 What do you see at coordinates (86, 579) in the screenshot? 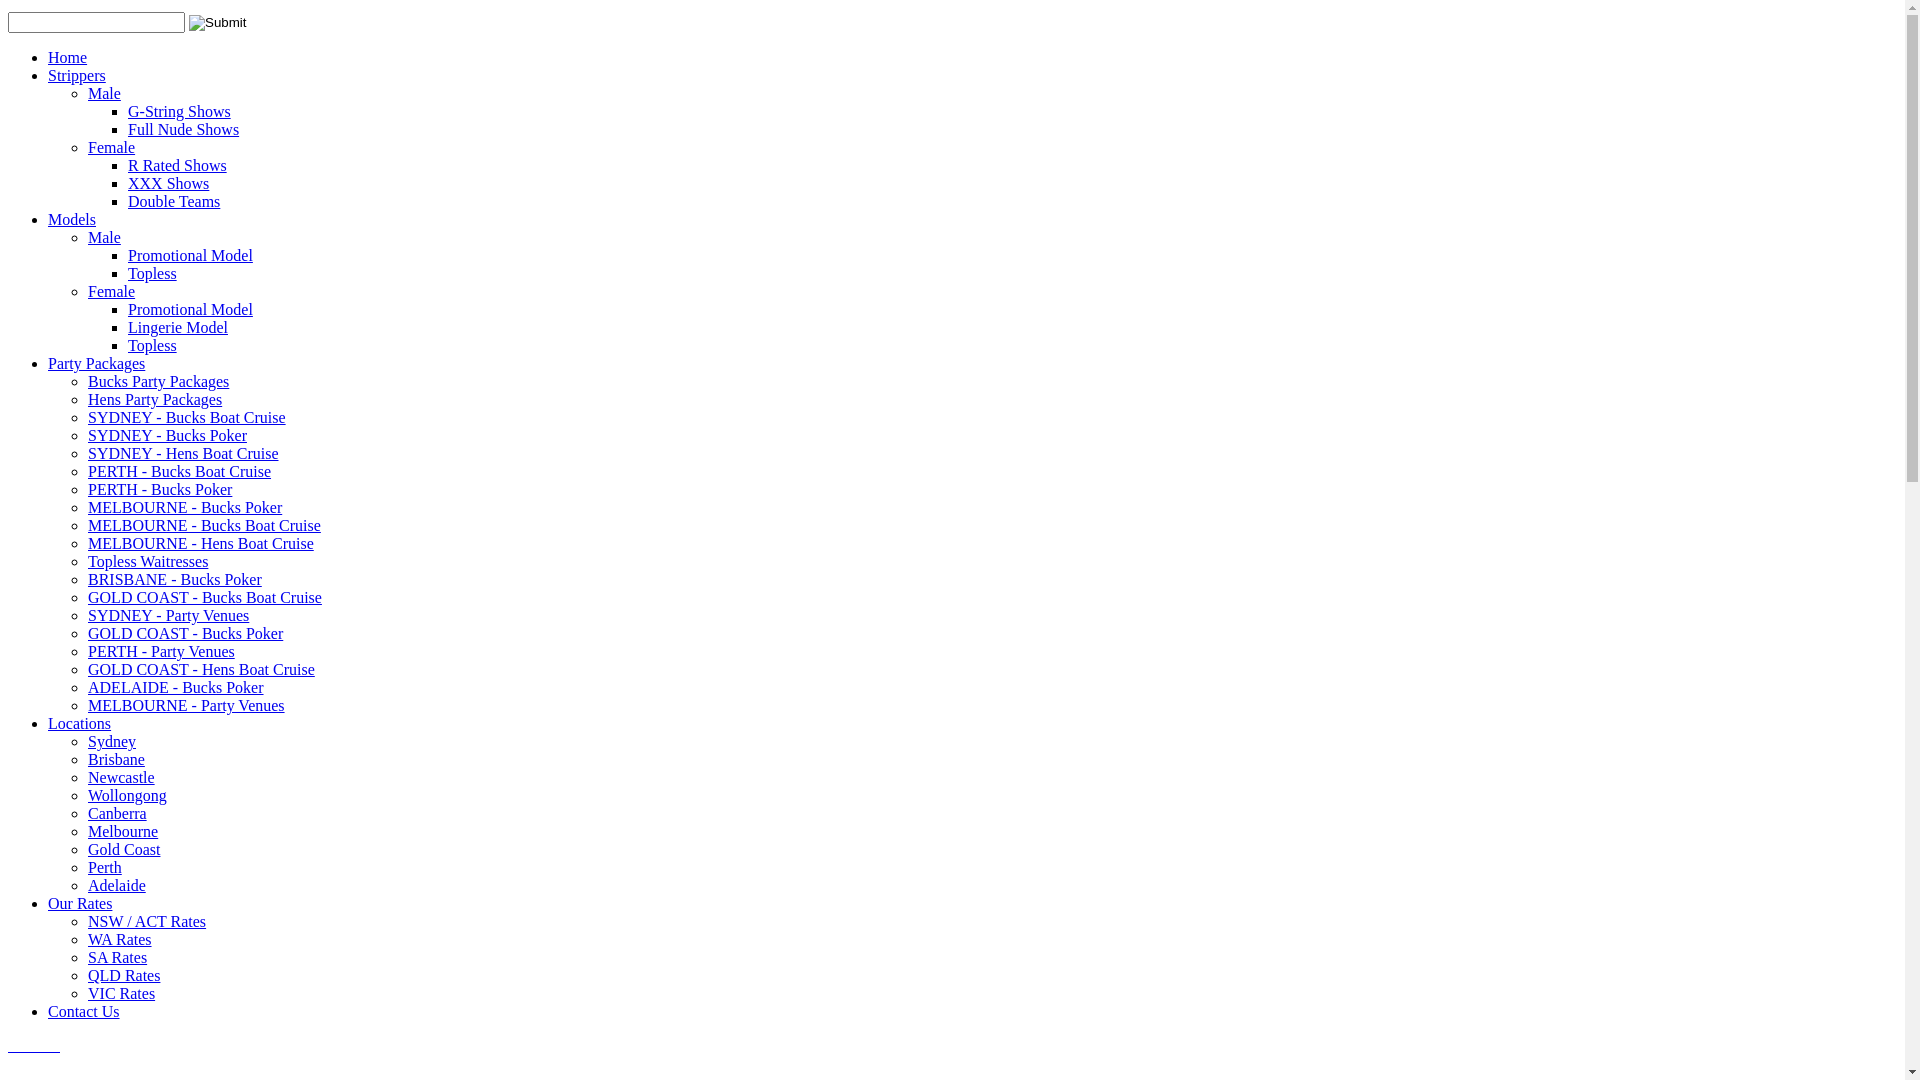
I see `'BRISBANE - Bucks Poker'` at bounding box center [86, 579].